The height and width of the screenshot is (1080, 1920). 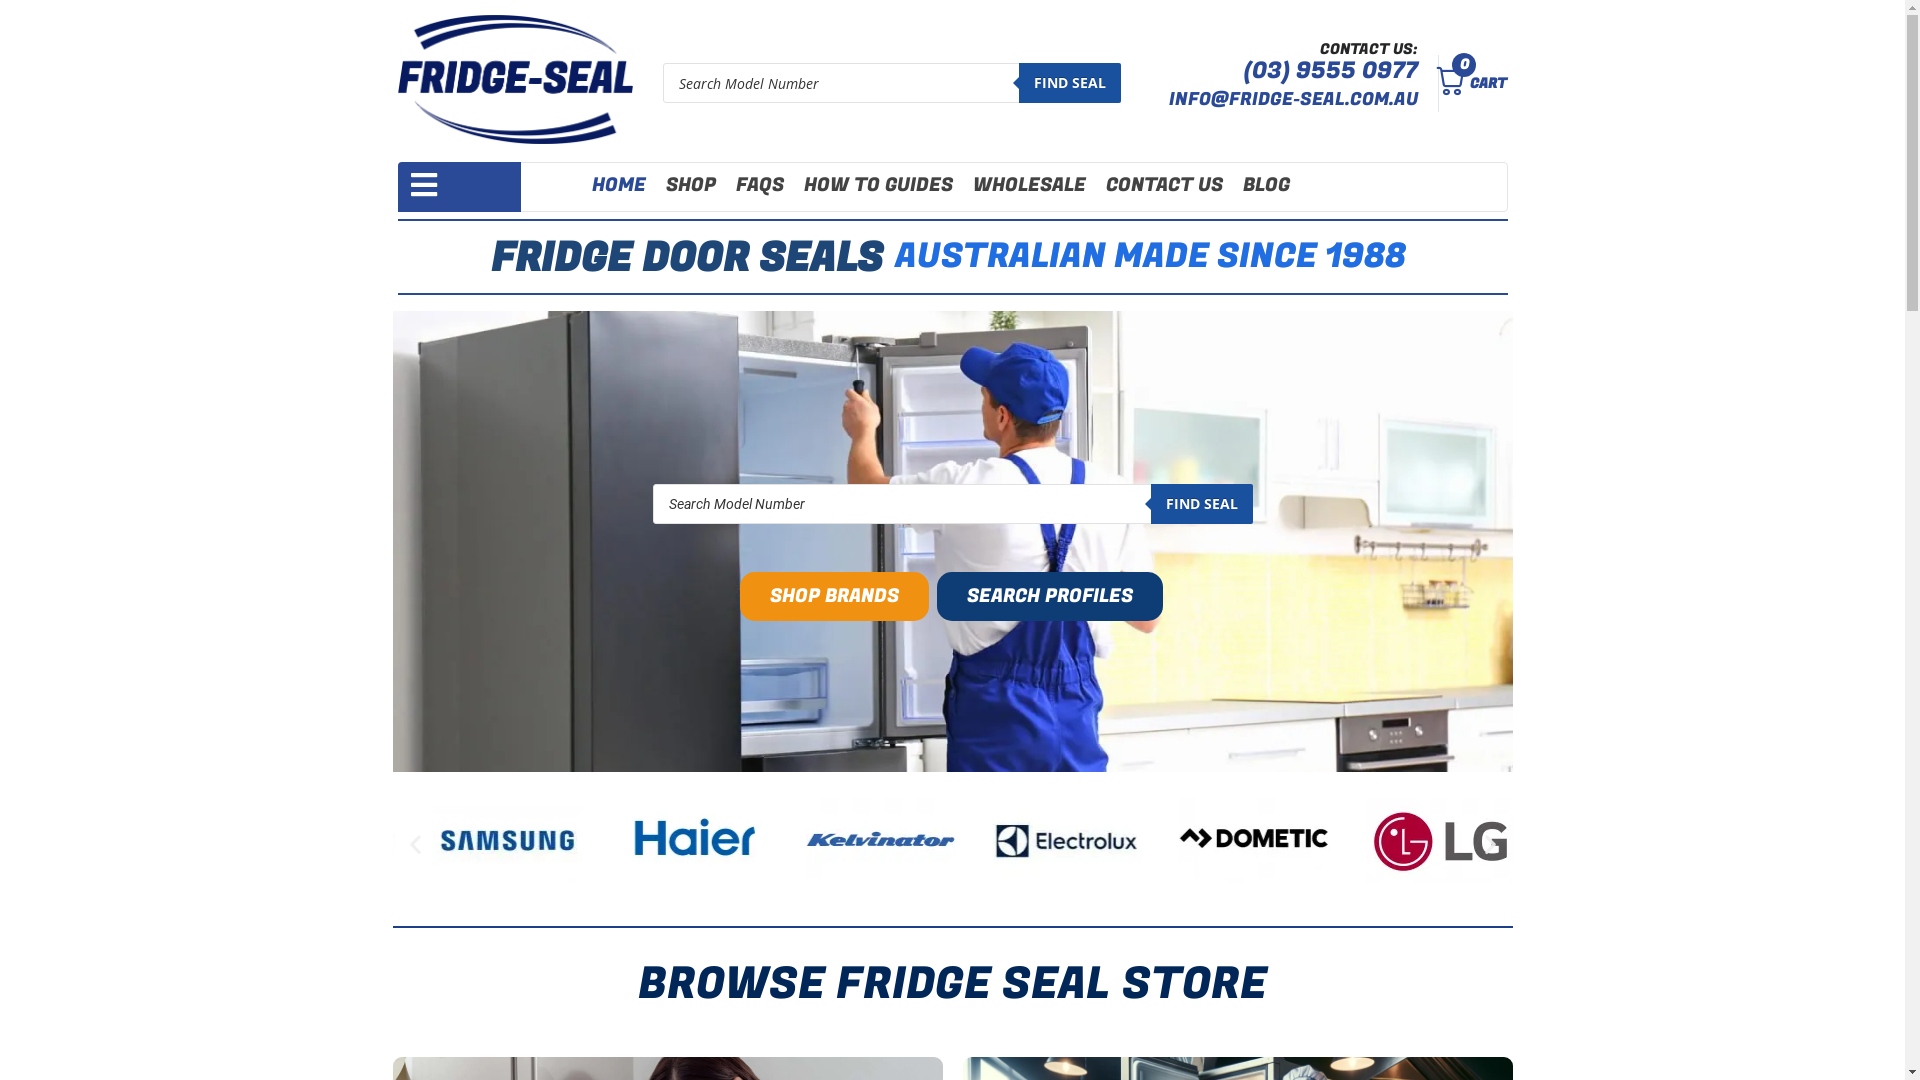 I want to click on 'CONTACT US', so click(x=1164, y=185).